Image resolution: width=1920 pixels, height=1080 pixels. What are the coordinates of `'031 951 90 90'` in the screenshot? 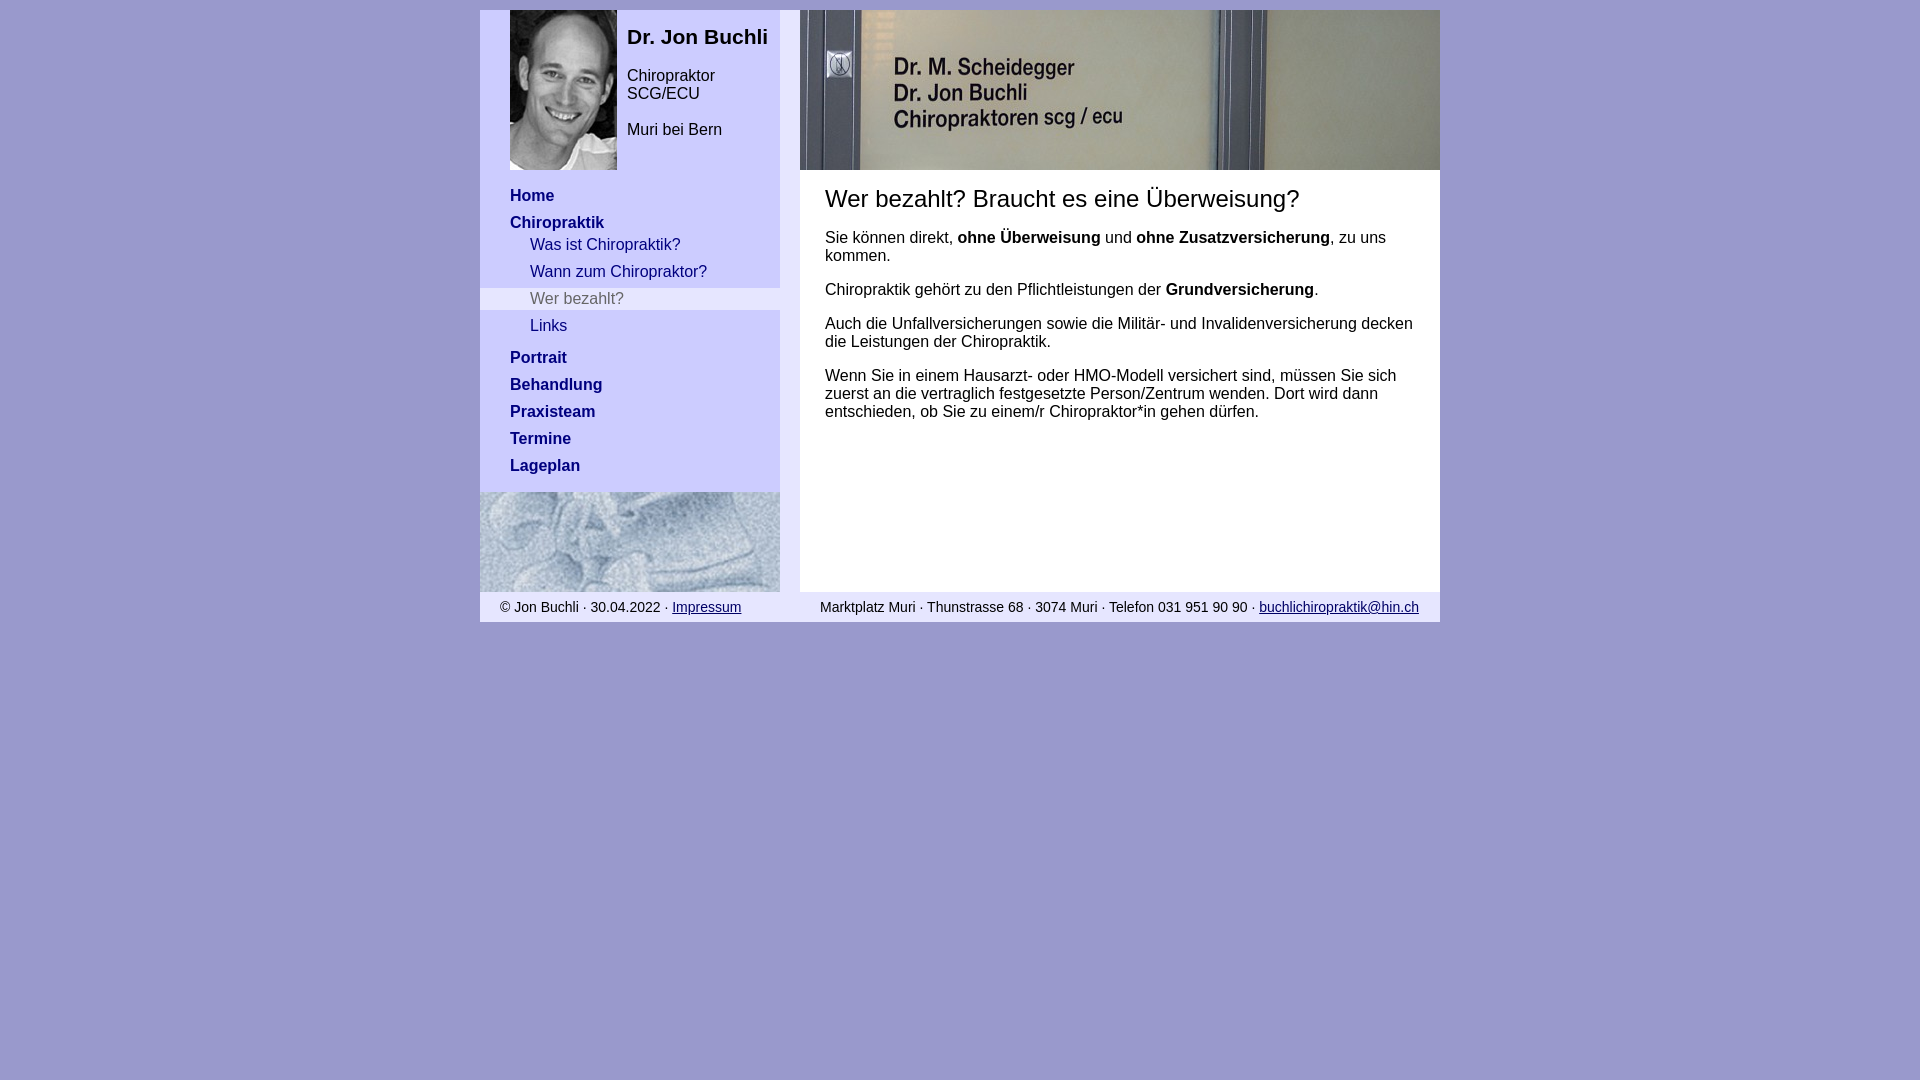 It's located at (1202, 605).